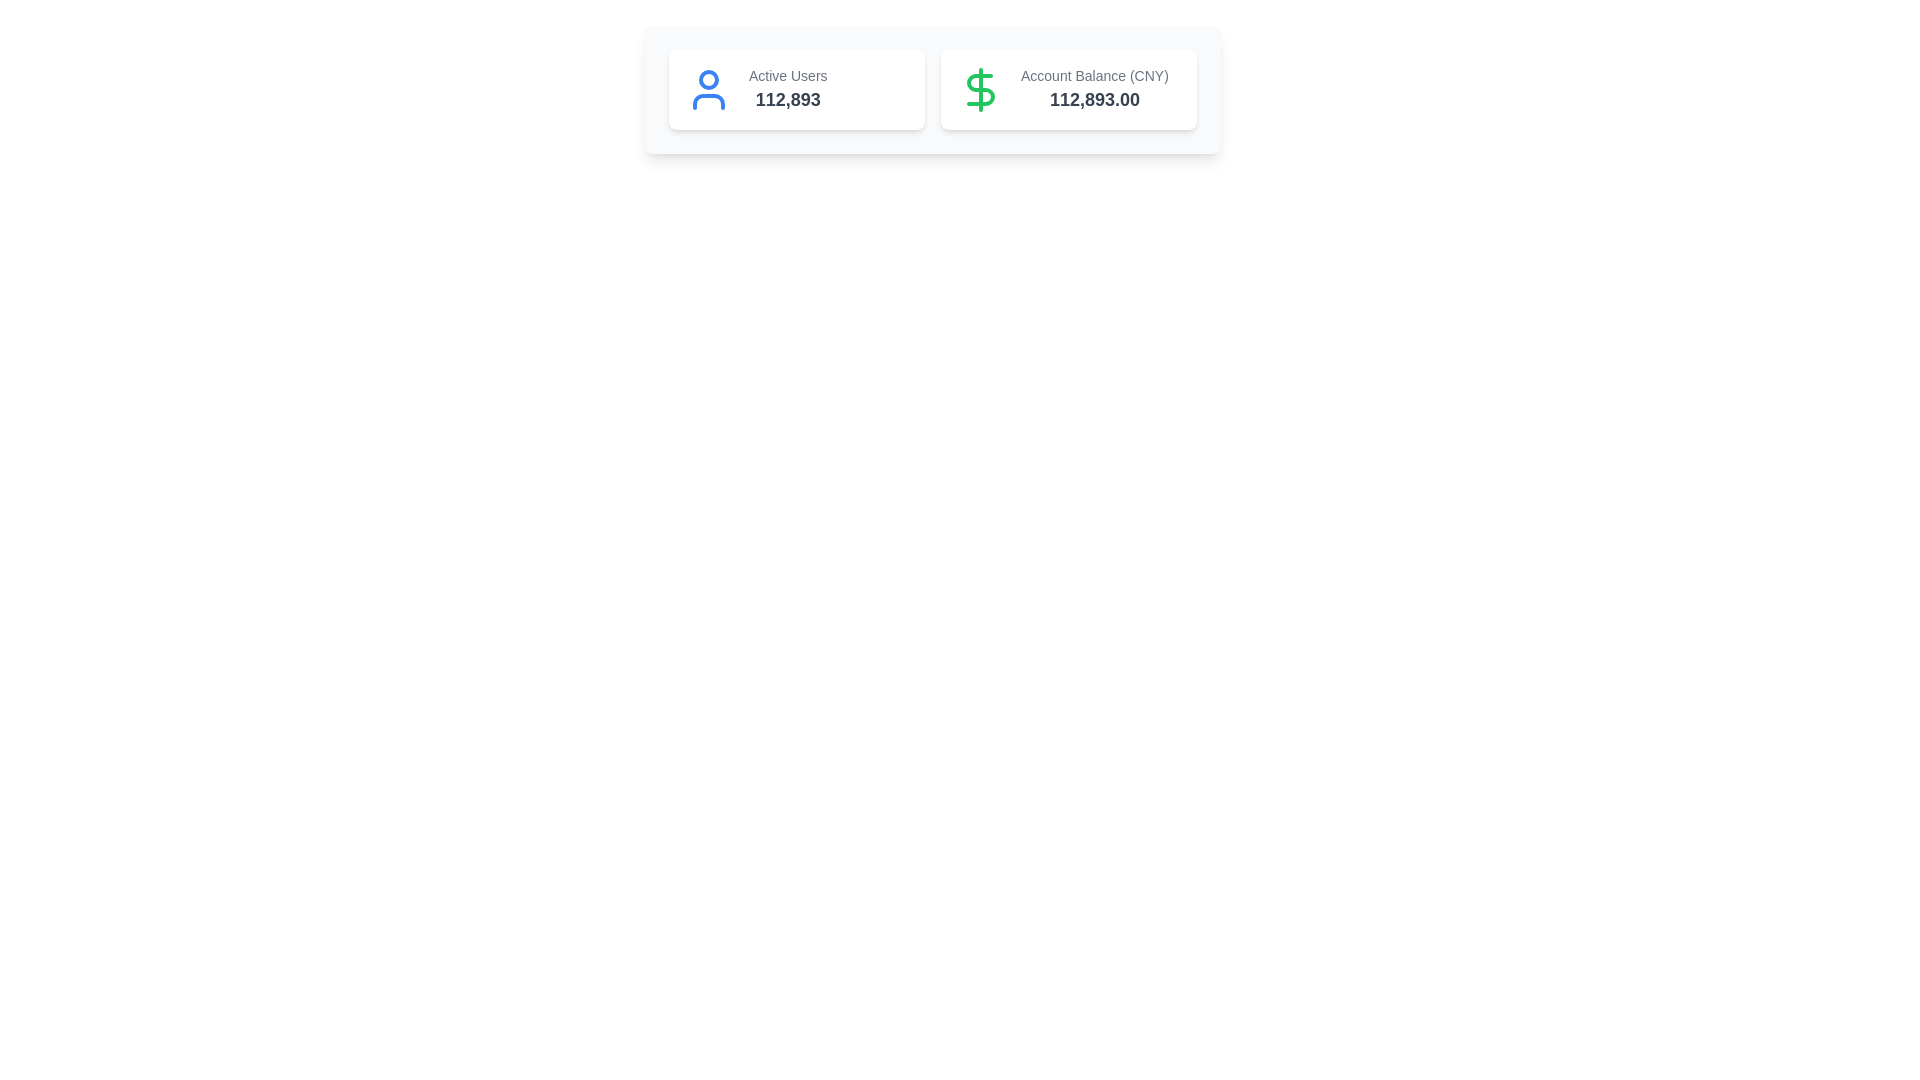  What do you see at coordinates (787, 75) in the screenshot?
I see `the Text Label indicating the number of active users, which is positioned centrally above the numerical figure '112,893'` at bounding box center [787, 75].